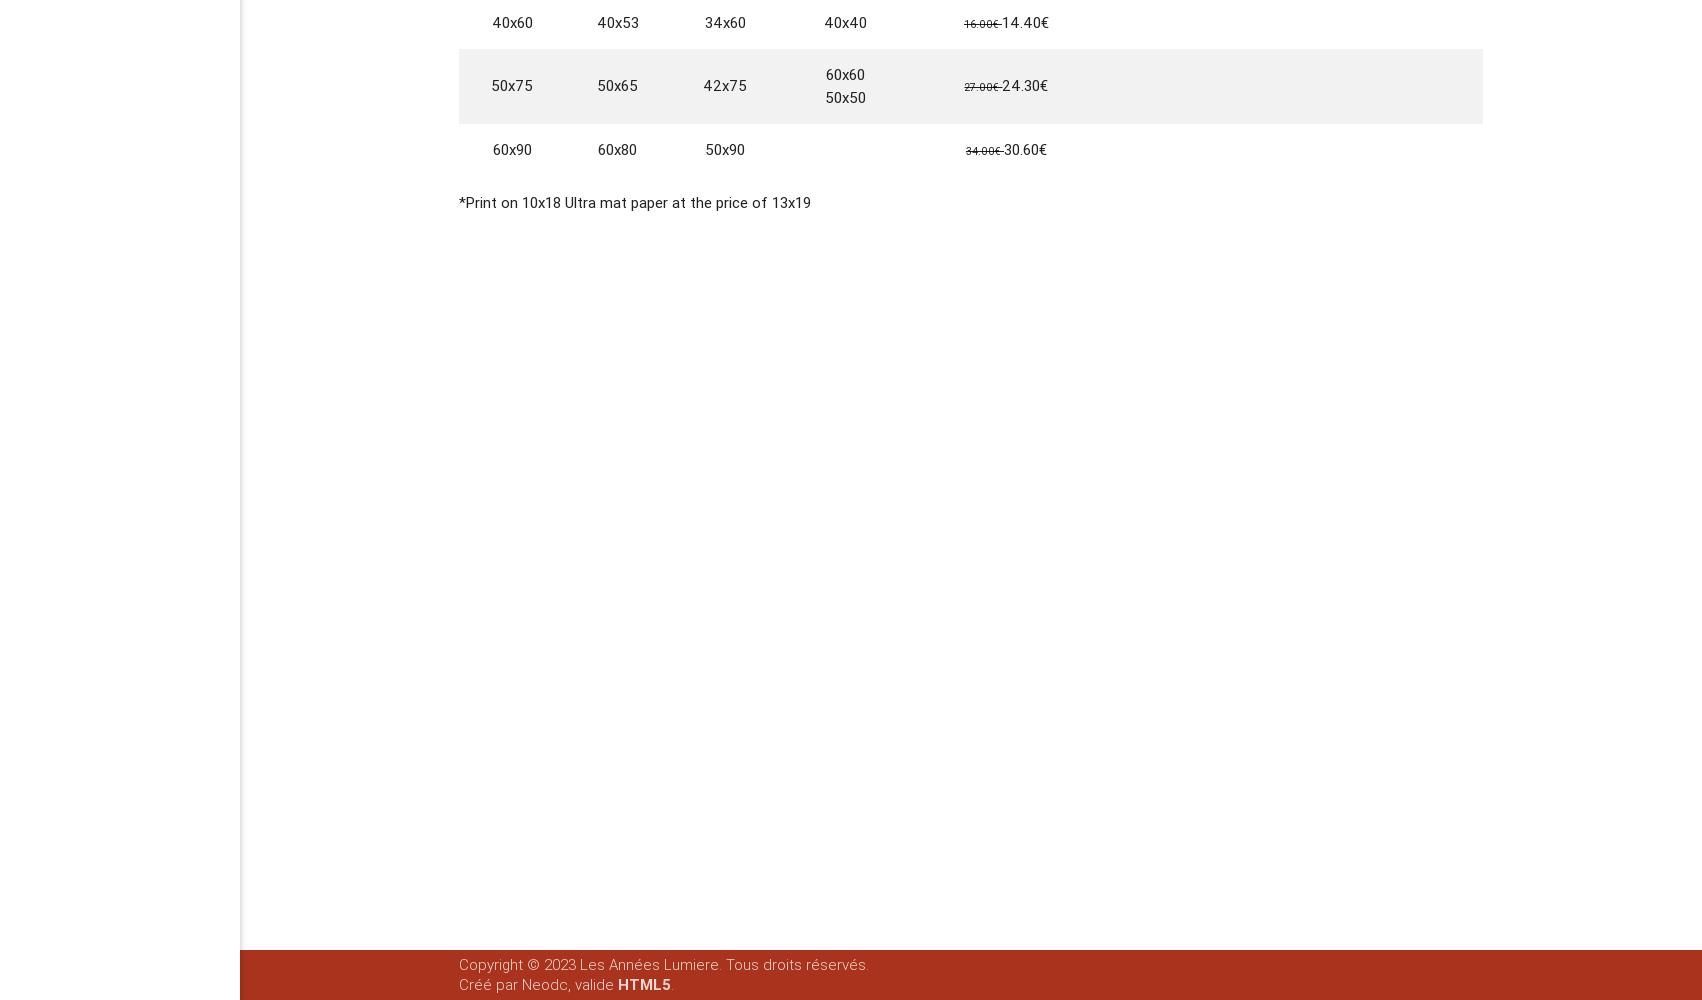 This screenshot has height=1000, width=1702. What do you see at coordinates (458, 984) in the screenshot?
I see `'Créé par Neodc, valide'` at bounding box center [458, 984].